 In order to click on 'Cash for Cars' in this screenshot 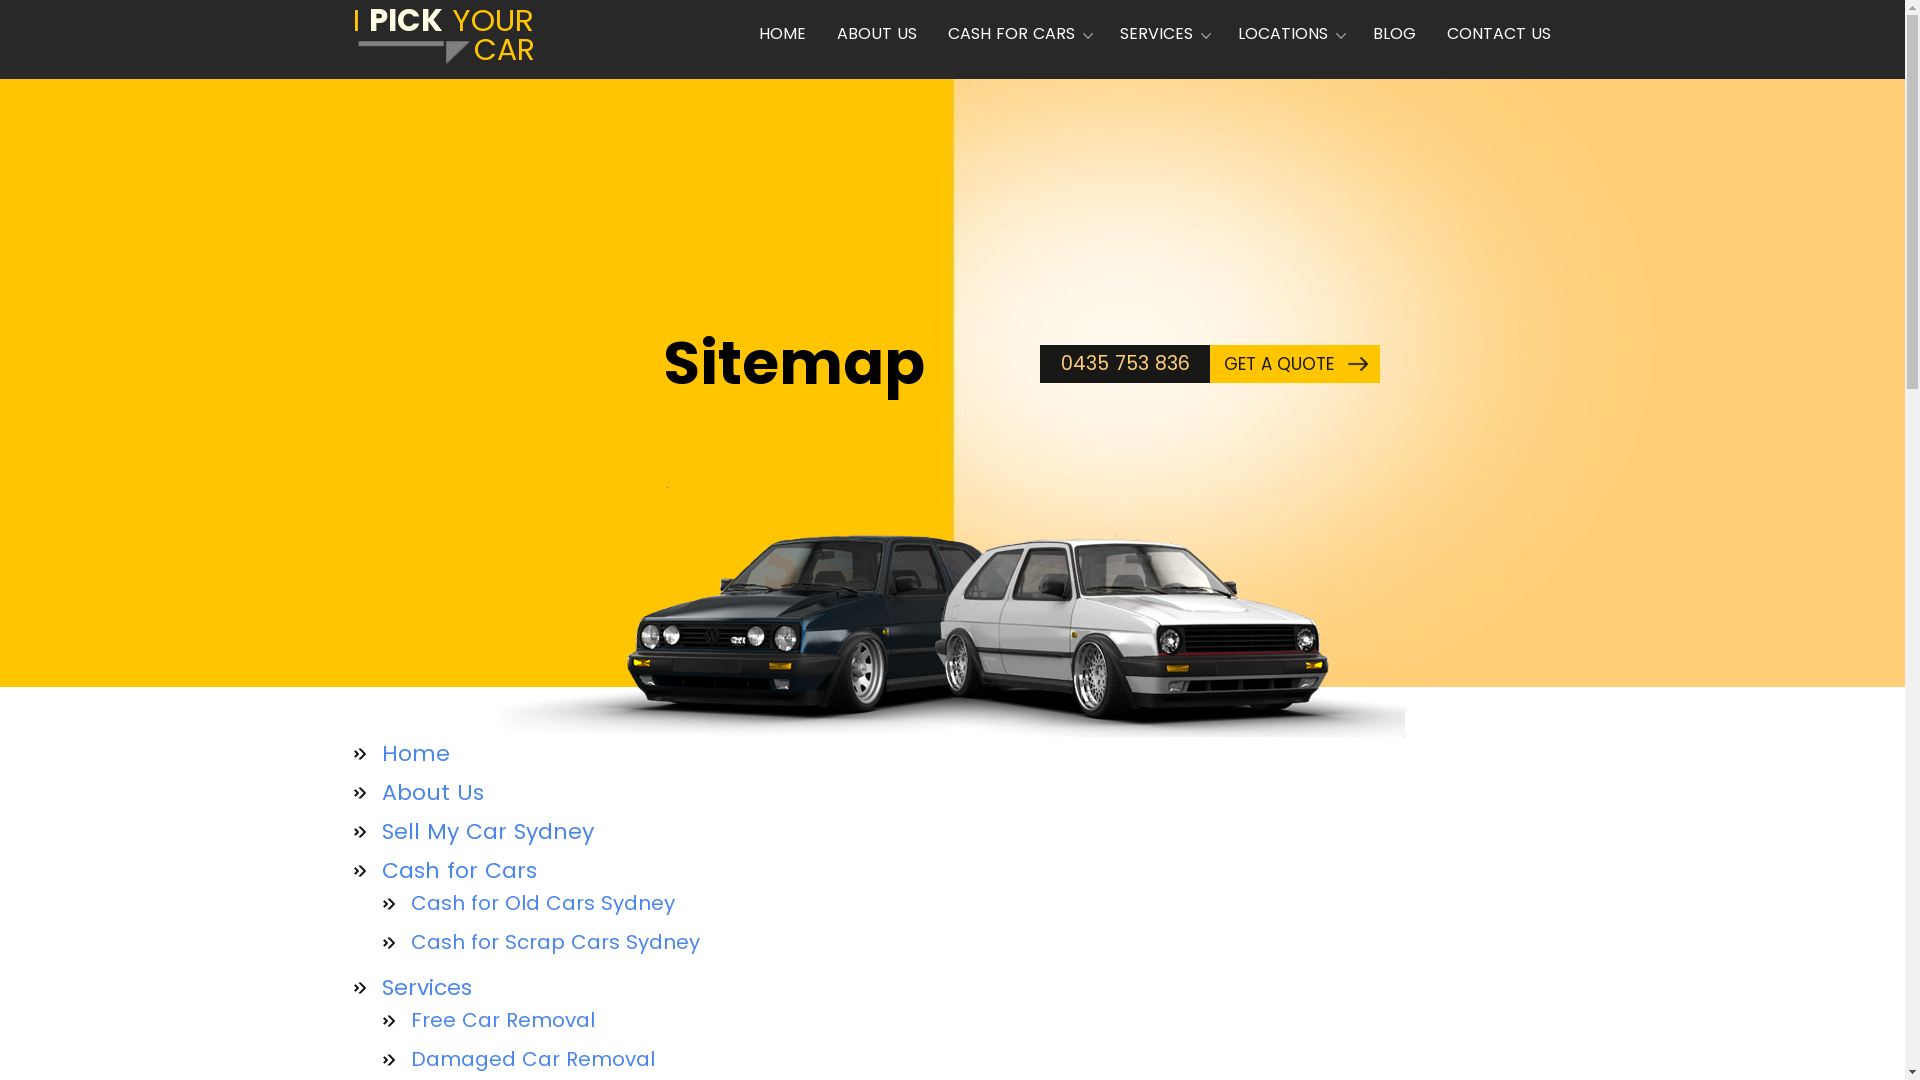, I will do `click(470, 869)`.